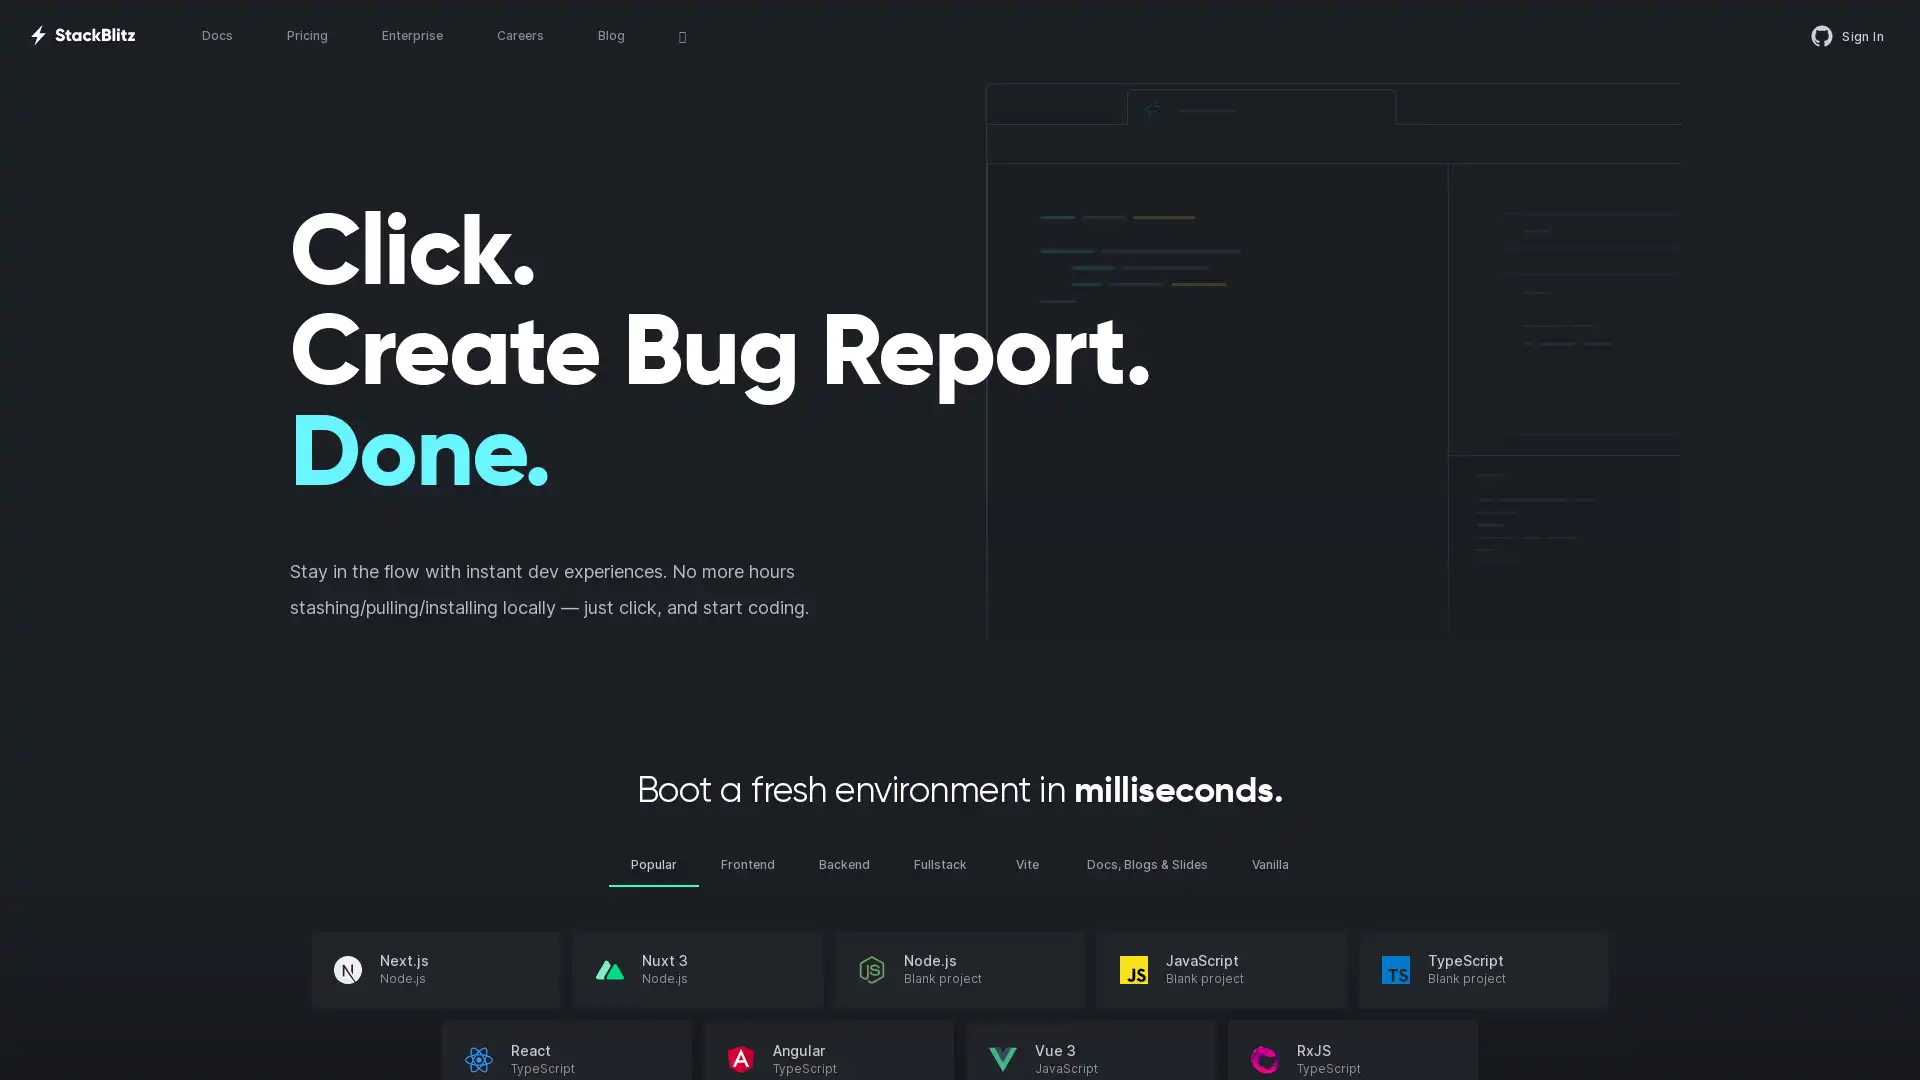 This screenshot has height=1080, width=1920. What do you see at coordinates (1269, 863) in the screenshot?
I see `Vanilla` at bounding box center [1269, 863].